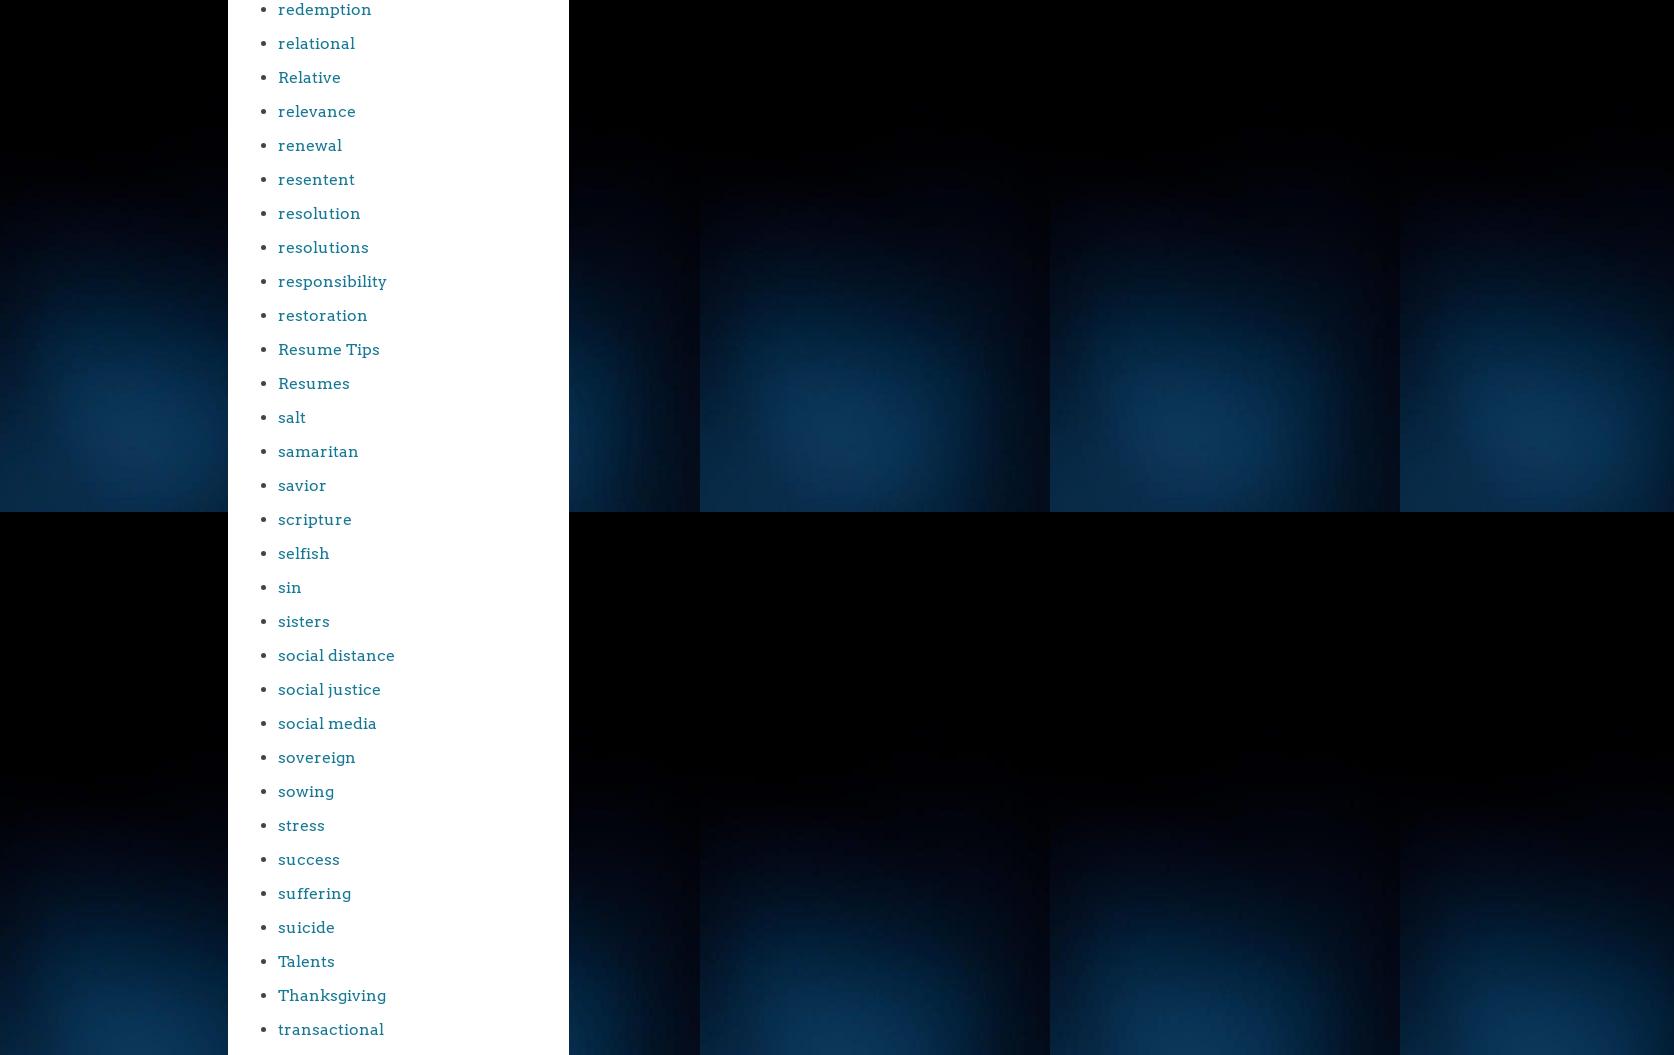 The image size is (1674, 1055). I want to click on 'success', so click(309, 859).